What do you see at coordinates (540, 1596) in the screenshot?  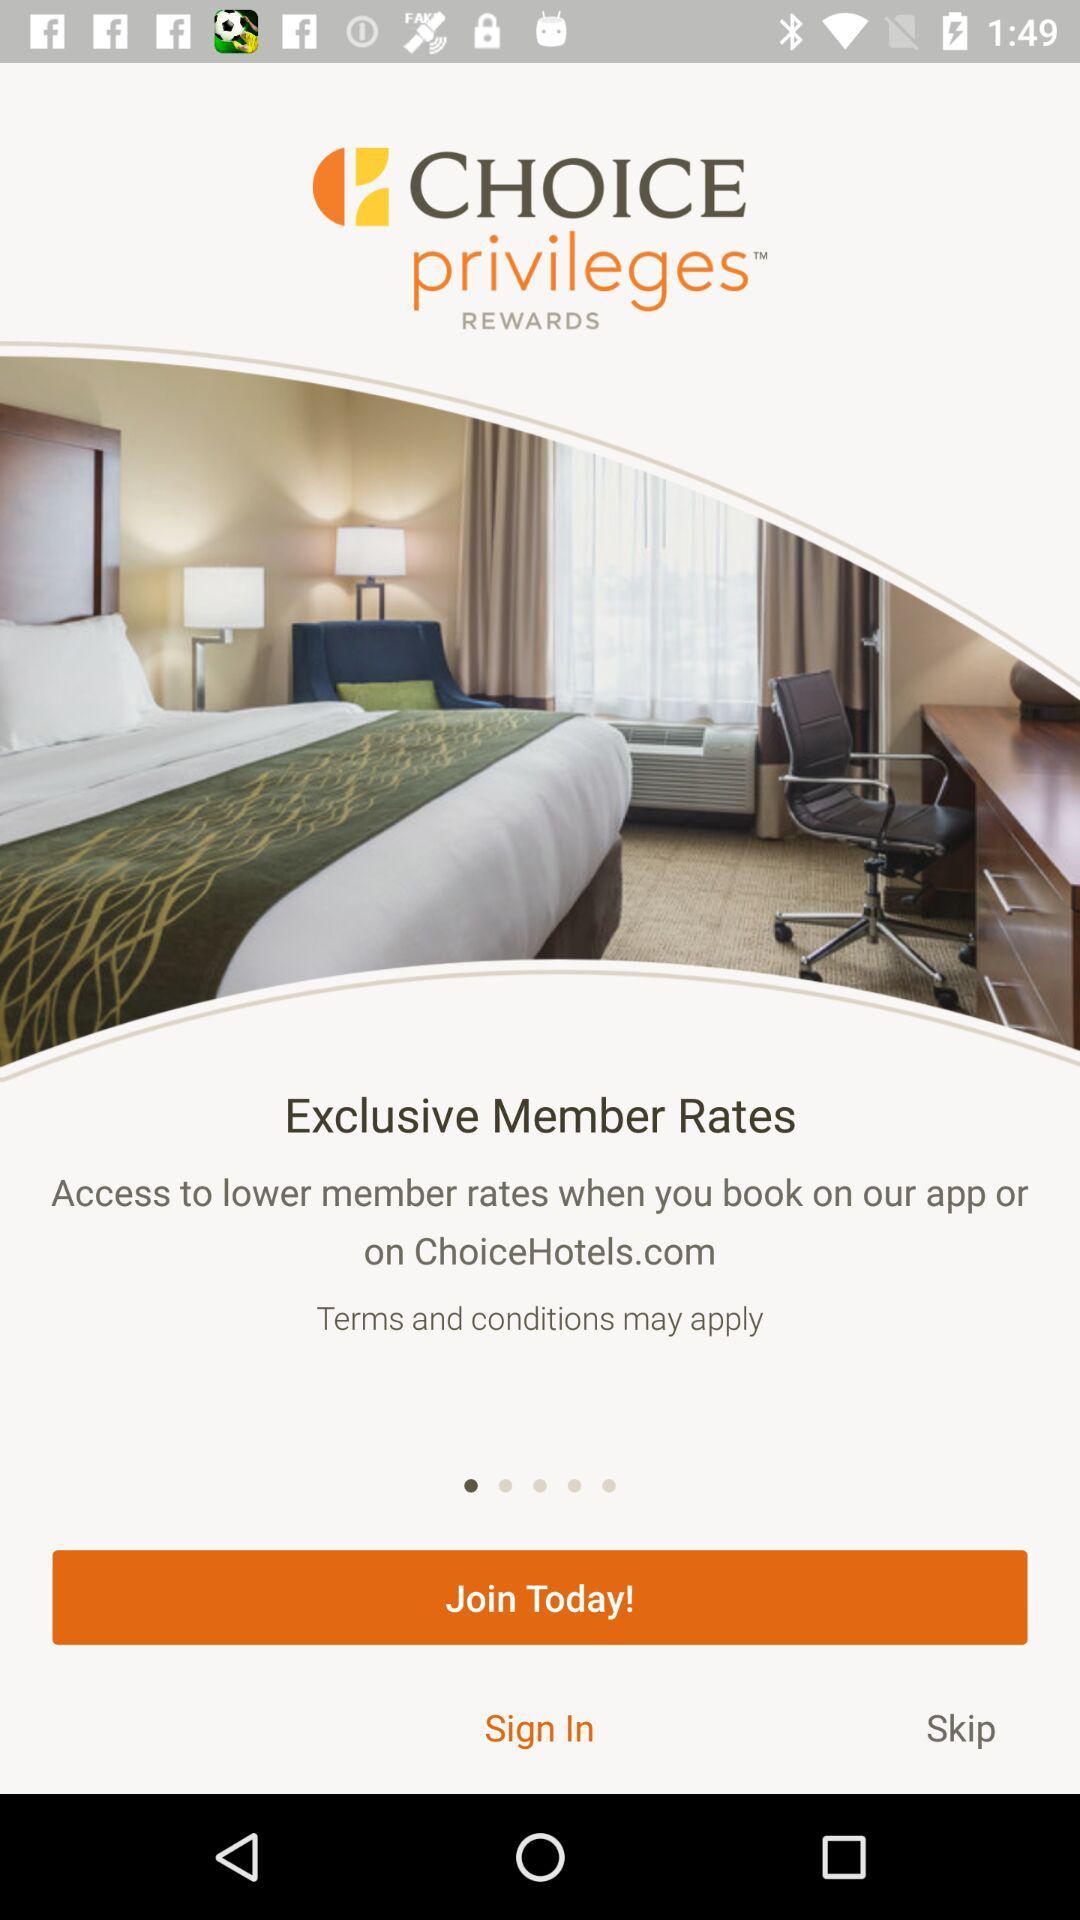 I see `join today! item` at bounding box center [540, 1596].